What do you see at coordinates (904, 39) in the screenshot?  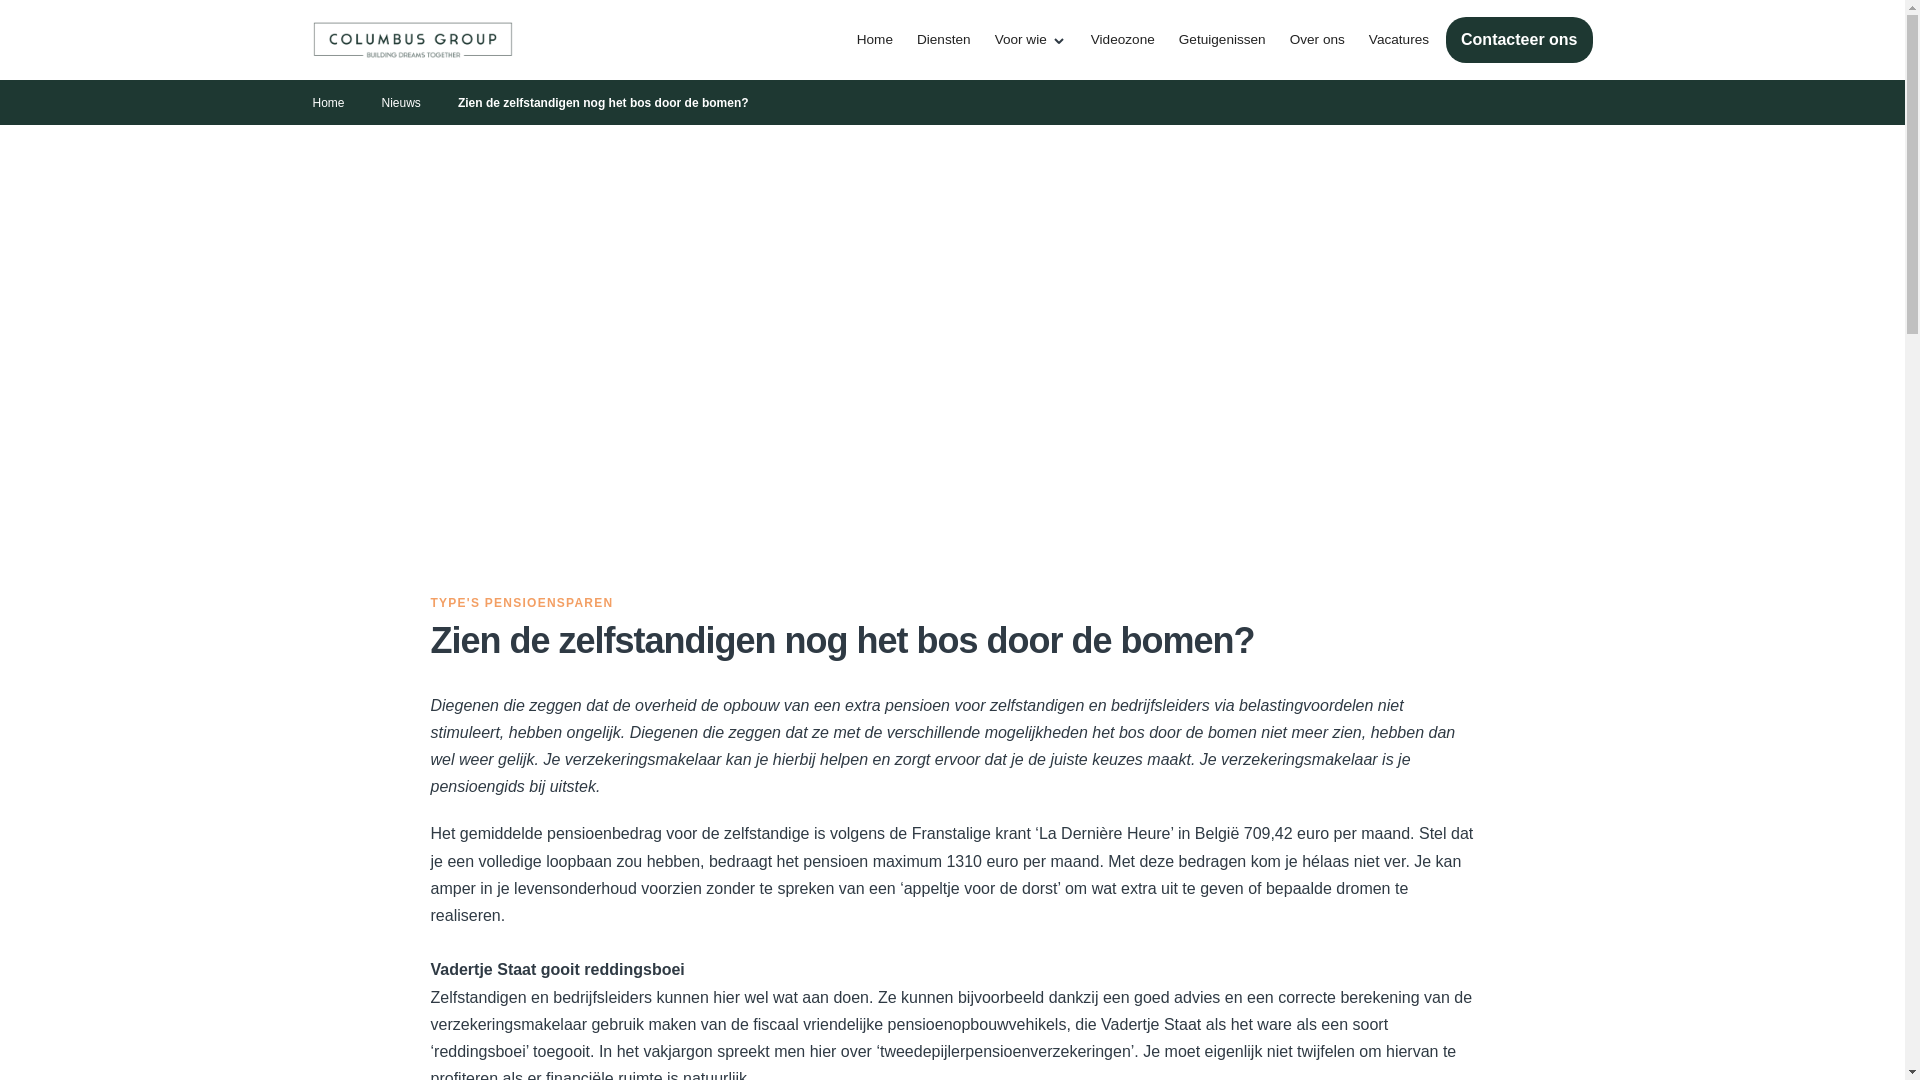 I see `'Diensten'` at bounding box center [904, 39].